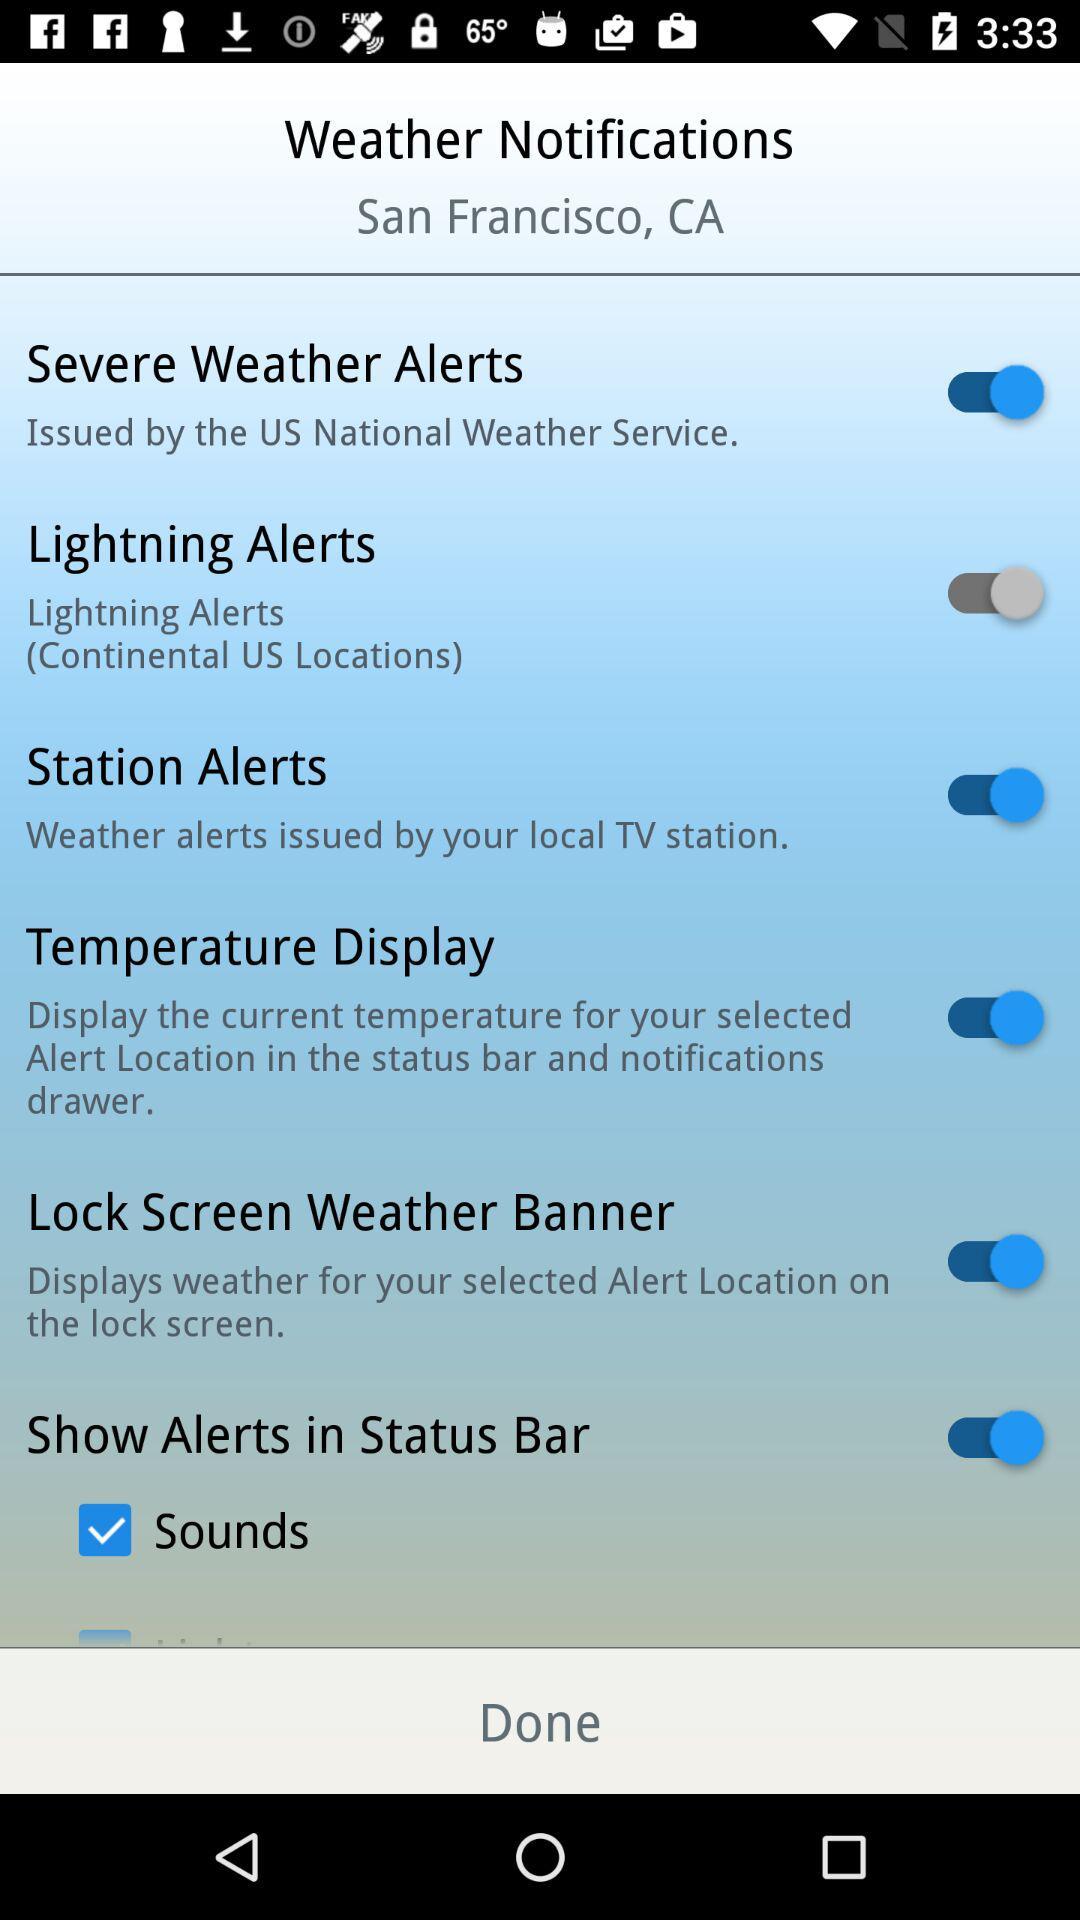 Image resolution: width=1080 pixels, height=1920 pixels. Describe the element at coordinates (131, 240) in the screenshot. I see `item to the left of the san francisco, ca` at that location.